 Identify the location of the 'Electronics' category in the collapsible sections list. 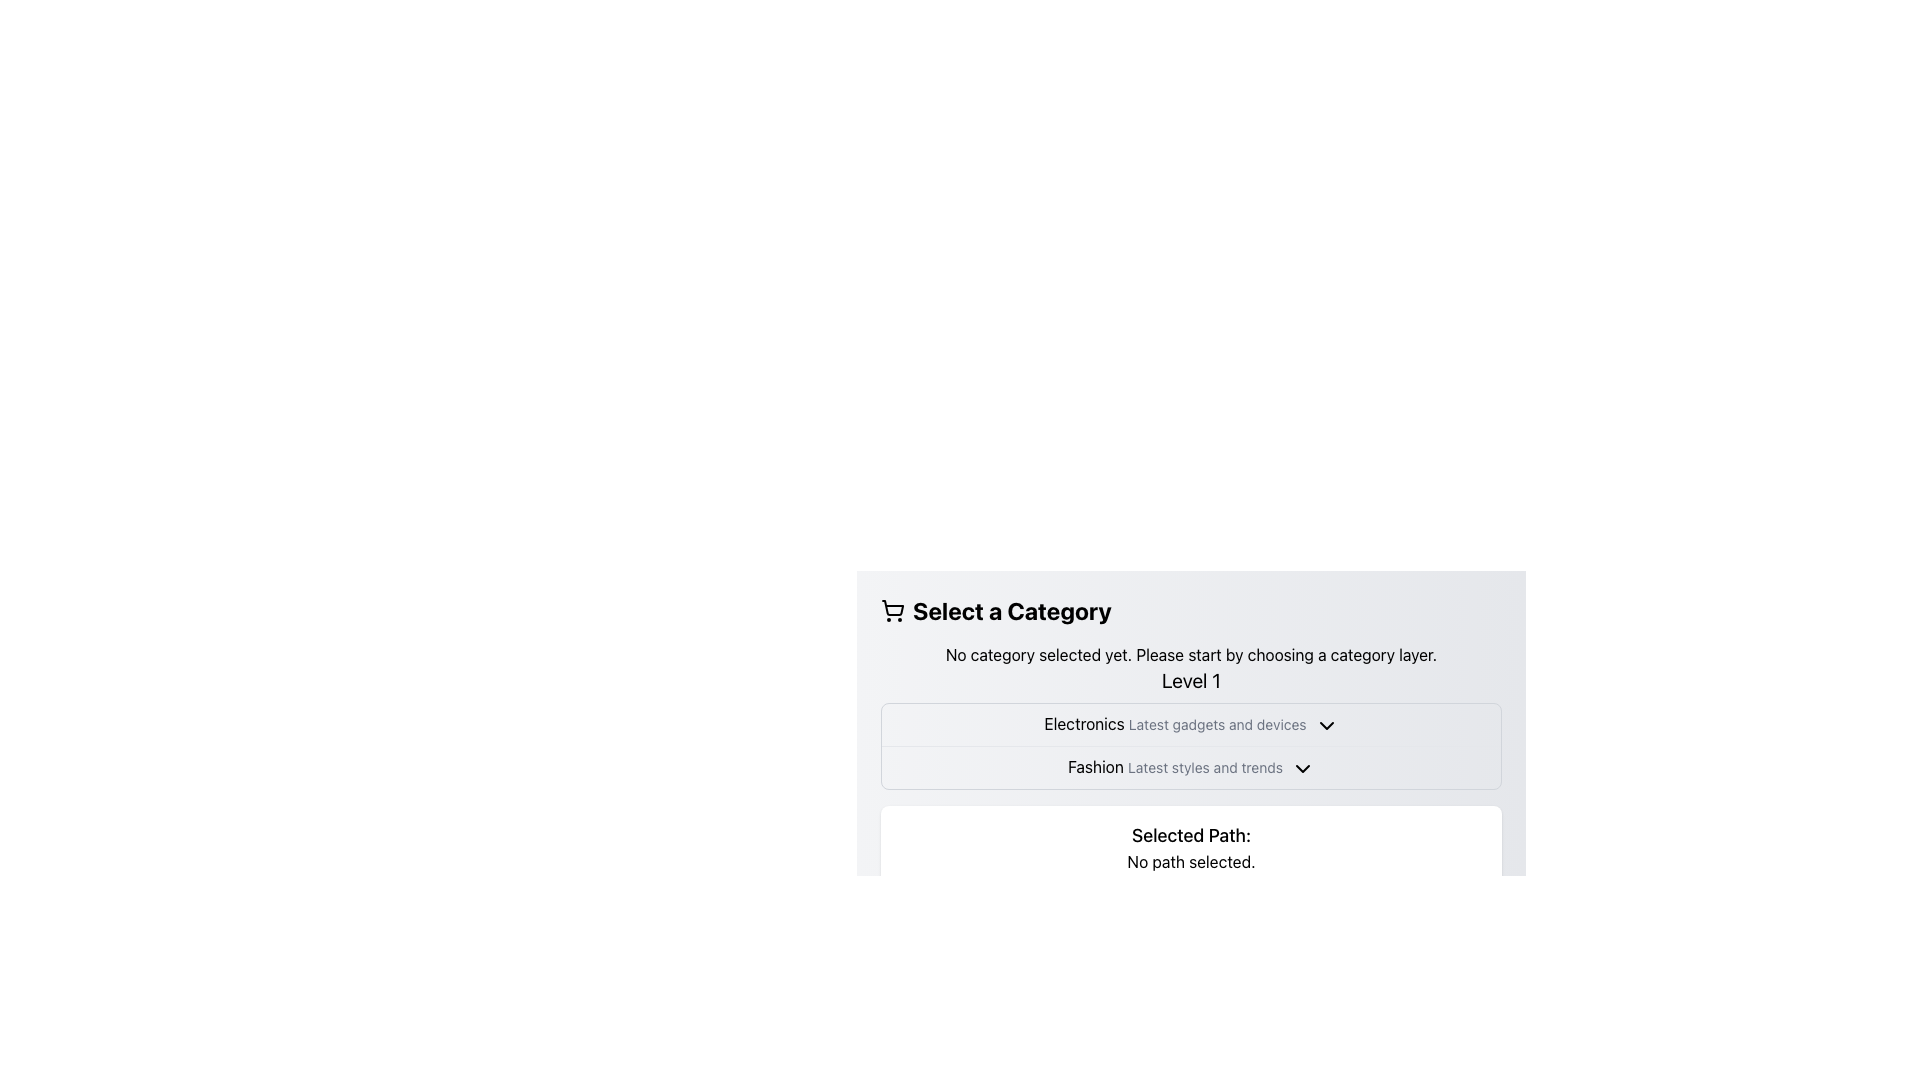
(1191, 728).